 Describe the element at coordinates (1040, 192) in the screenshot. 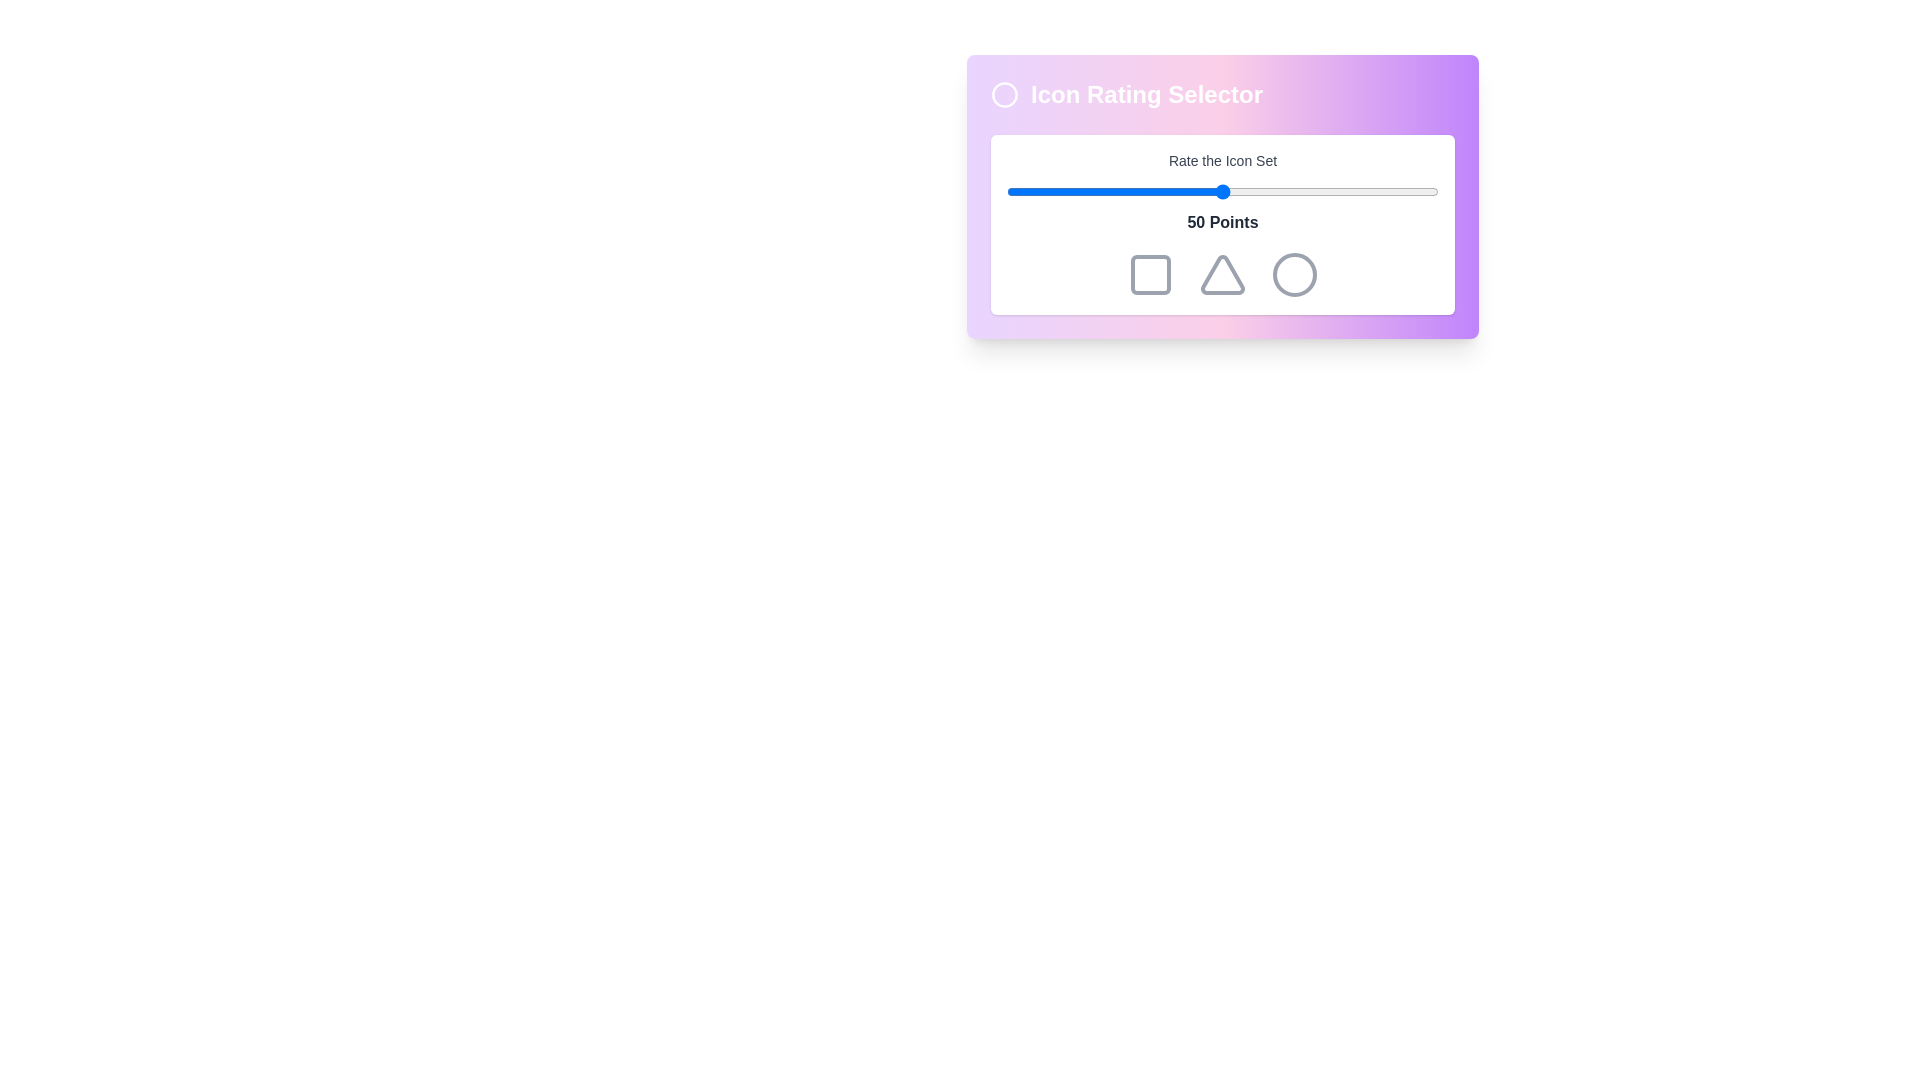

I see `the rating to 8 by moving the slider` at that location.